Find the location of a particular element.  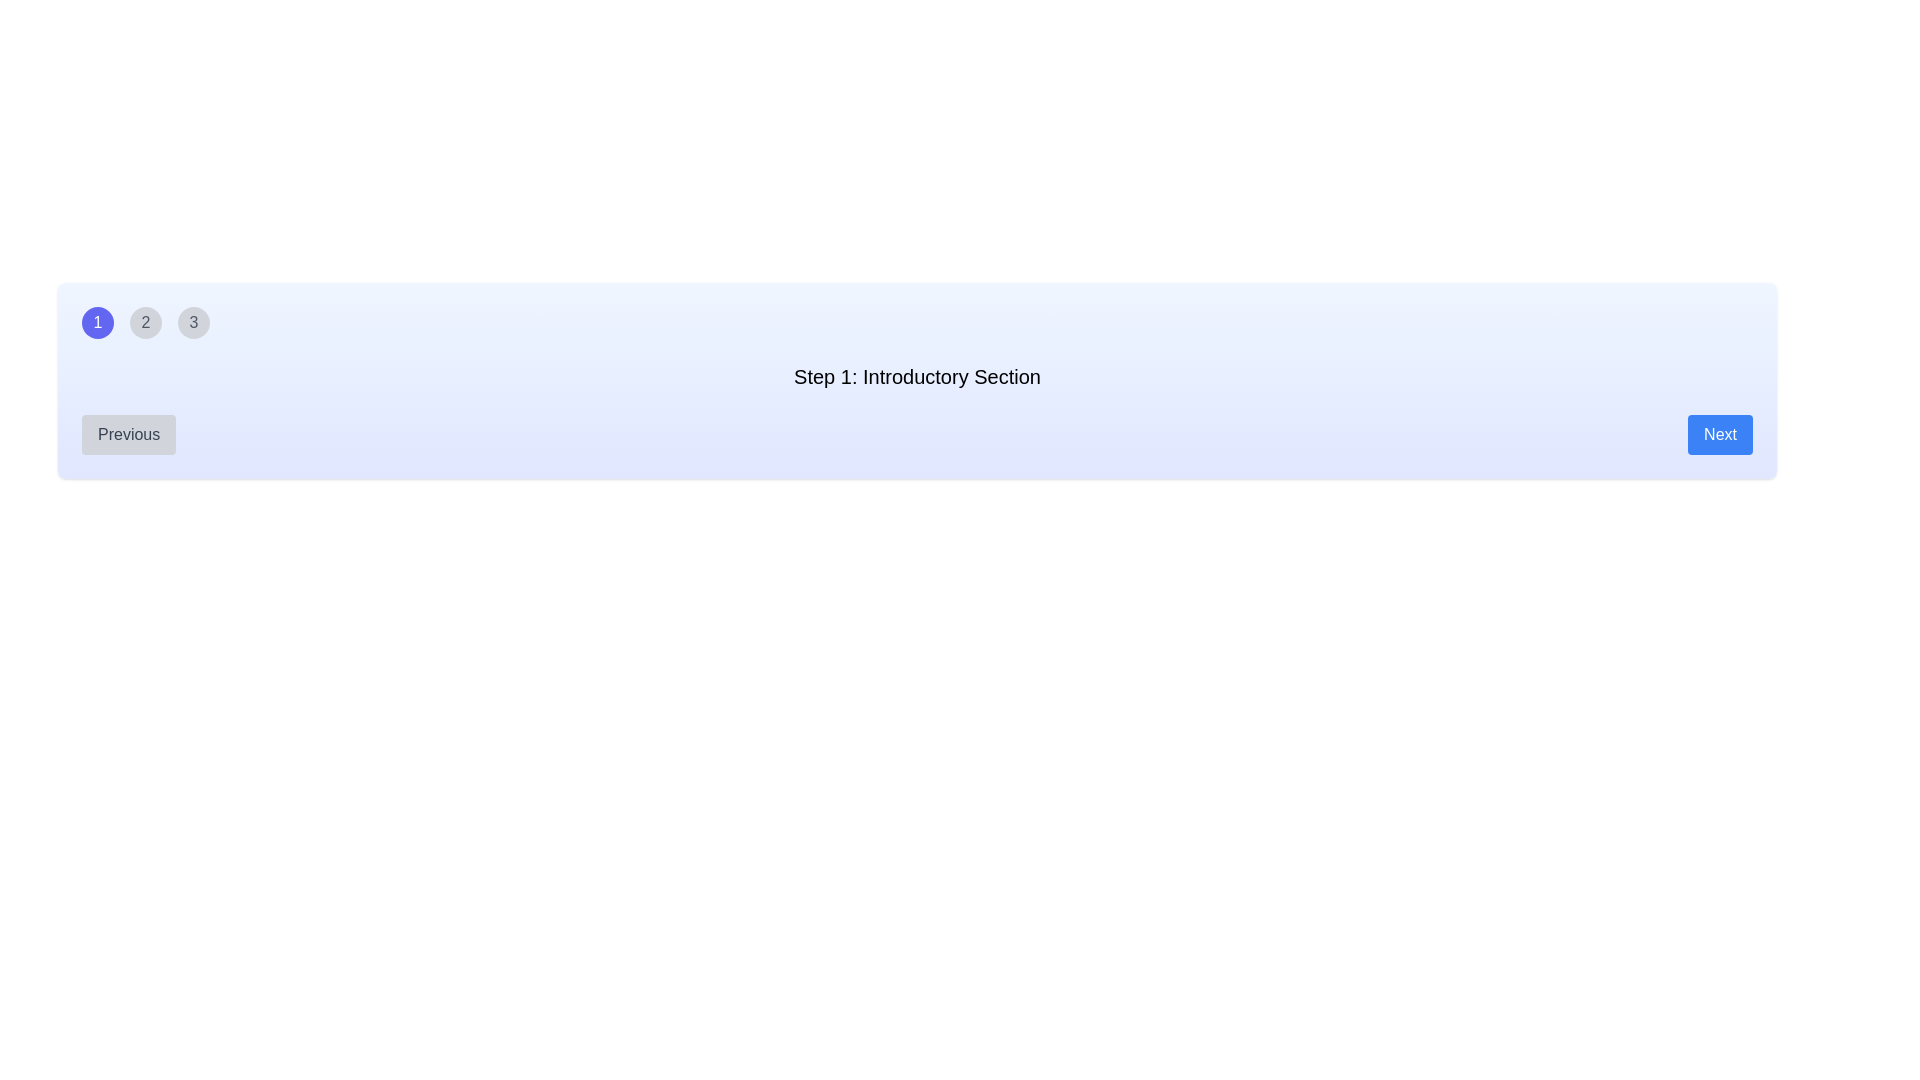

the first circular button representing step 1 in the sequence is located at coordinates (96, 322).